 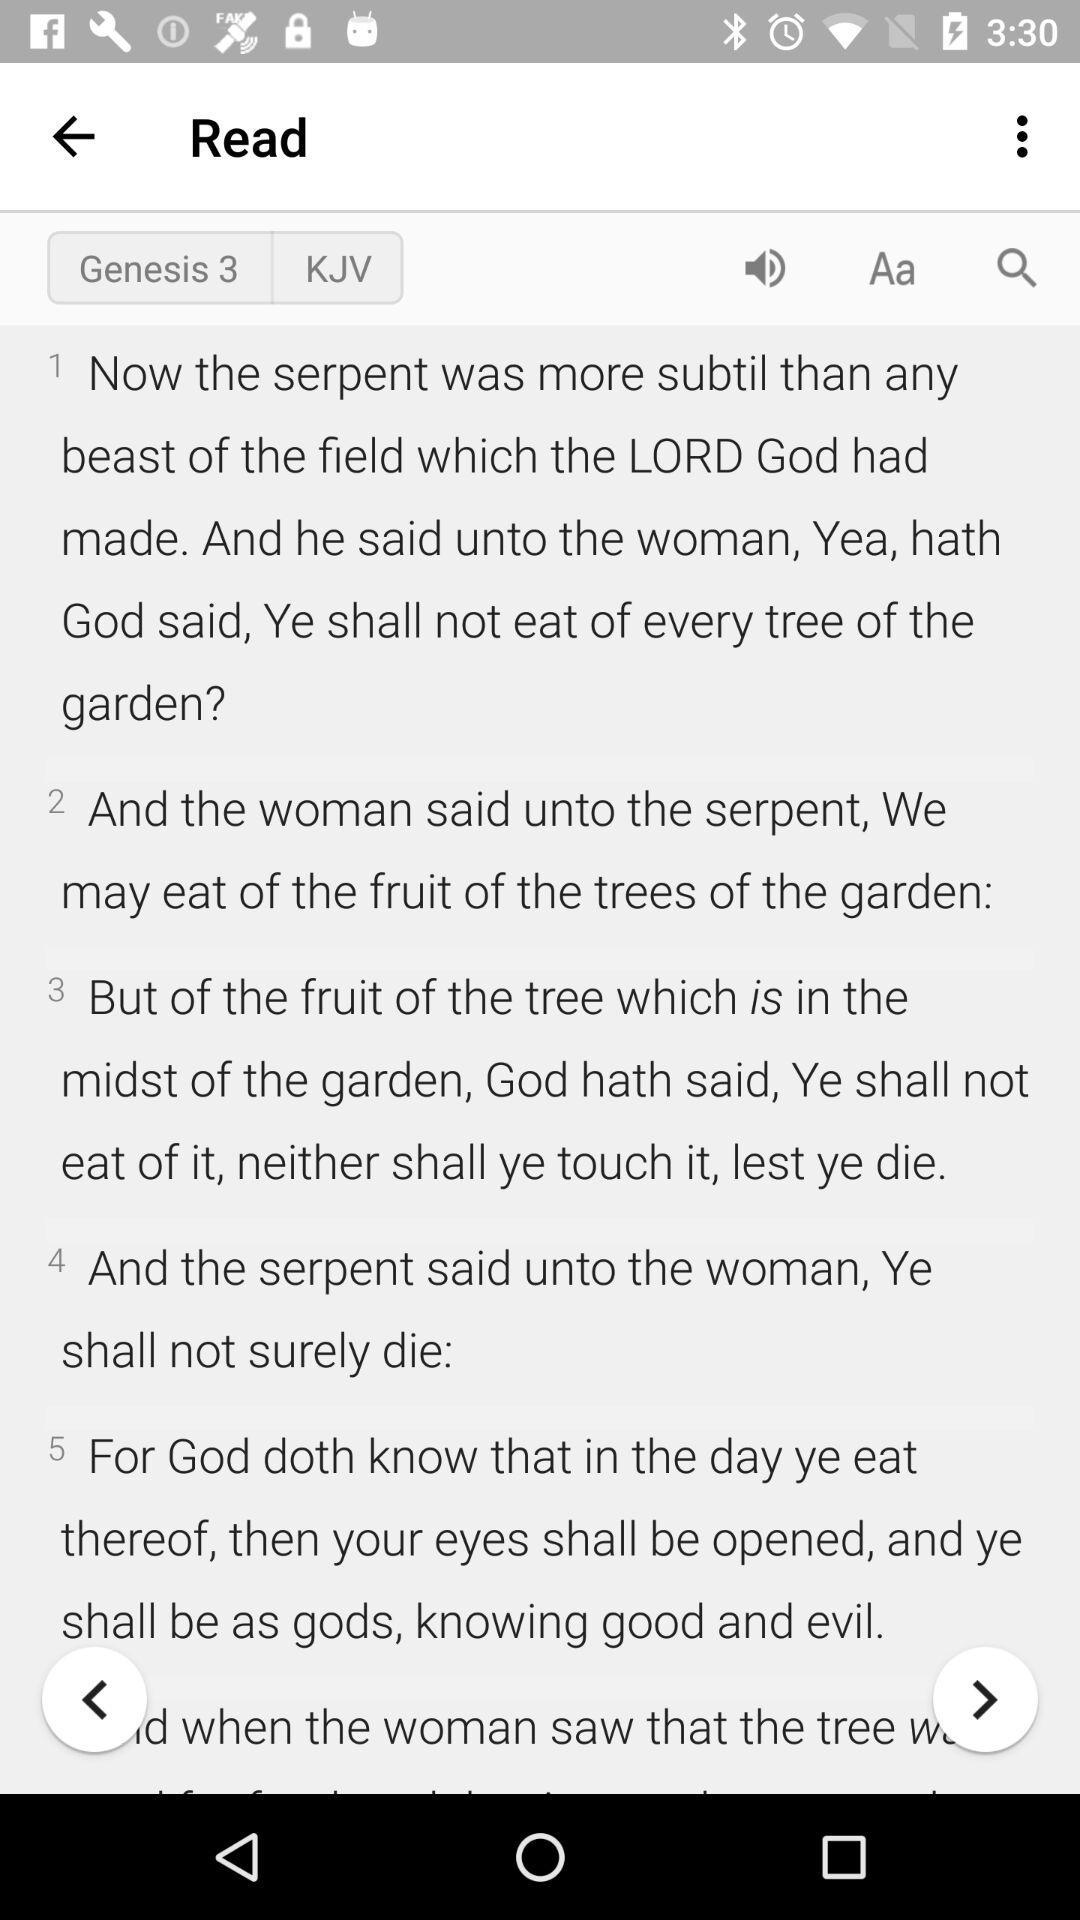 I want to click on the app next to the read app, so click(x=72, y=135).